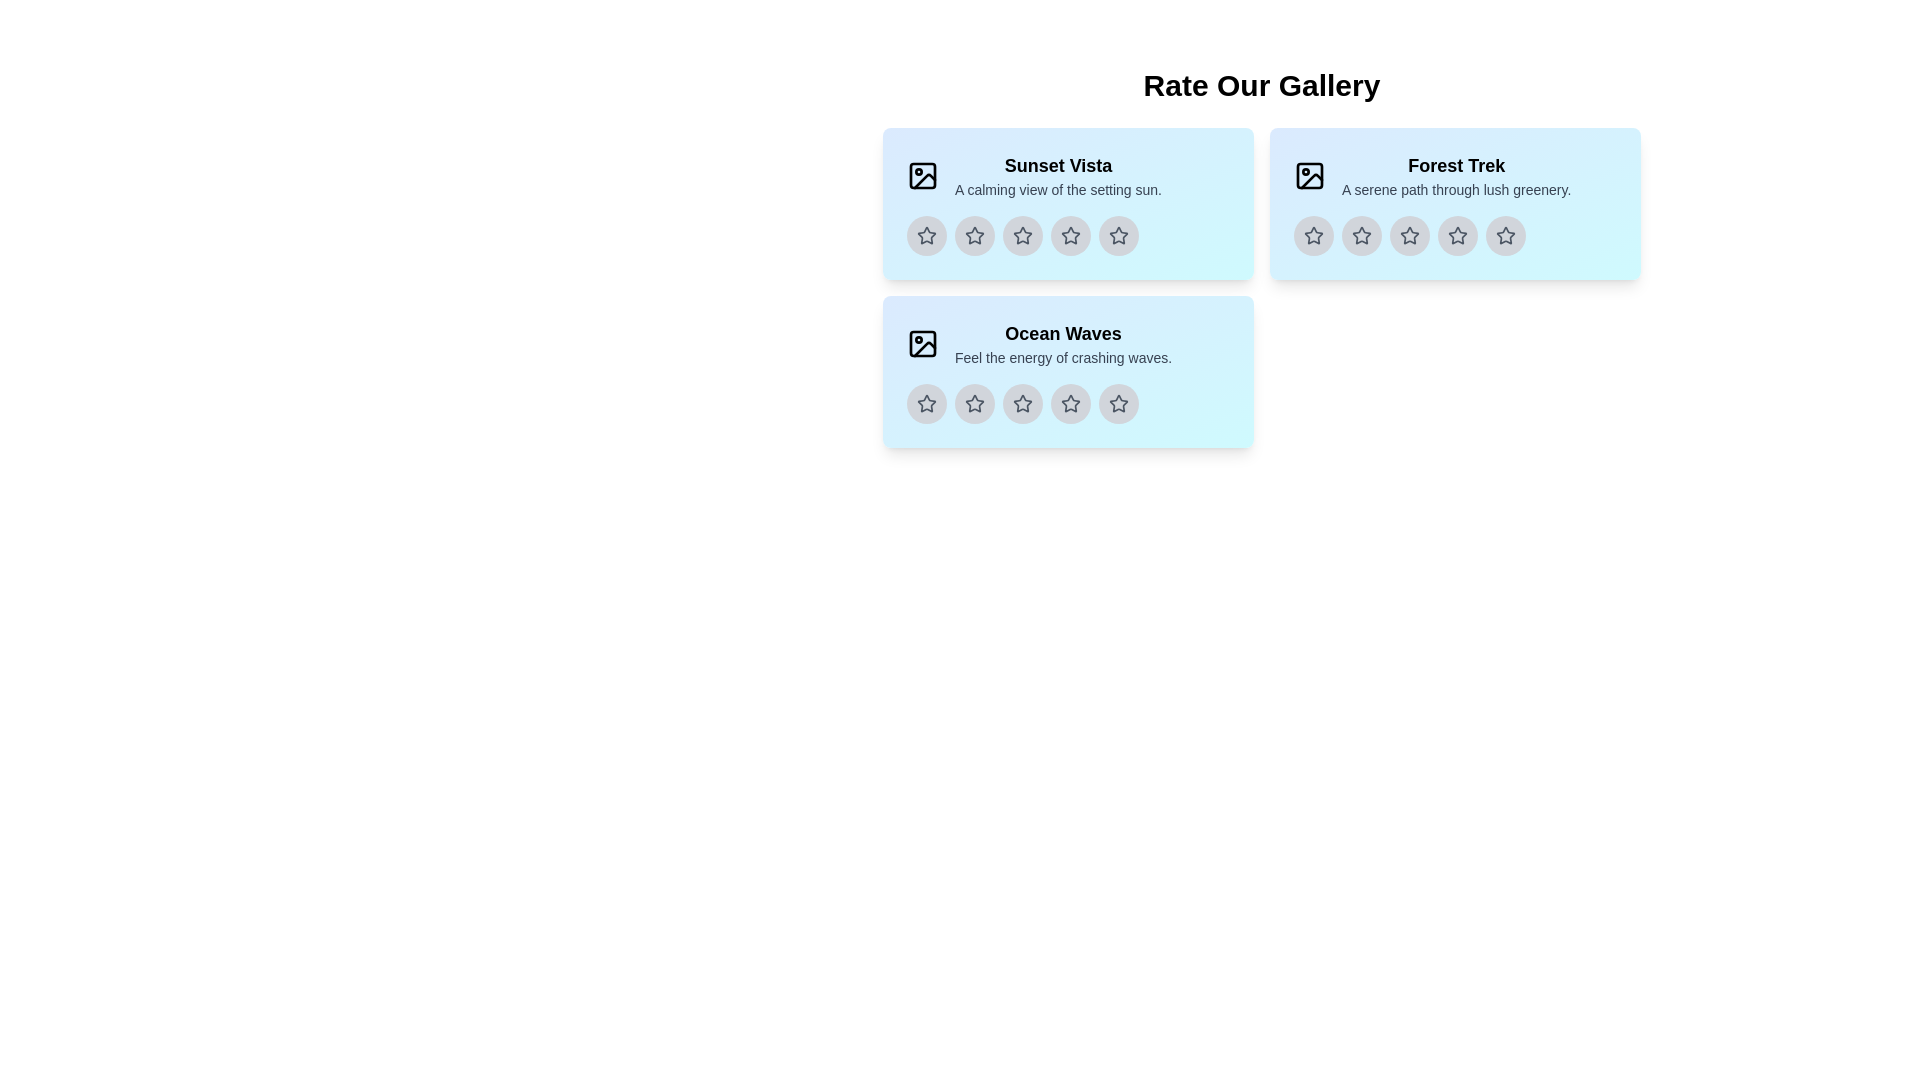 The width and height of the screenshot is (1920, 1080). What do you see at coordinates (1067, 342) in the screenshot?
I see `the Information block containing the icon and the text 'Ocean Waves'` at bounding box center [1067, 342].